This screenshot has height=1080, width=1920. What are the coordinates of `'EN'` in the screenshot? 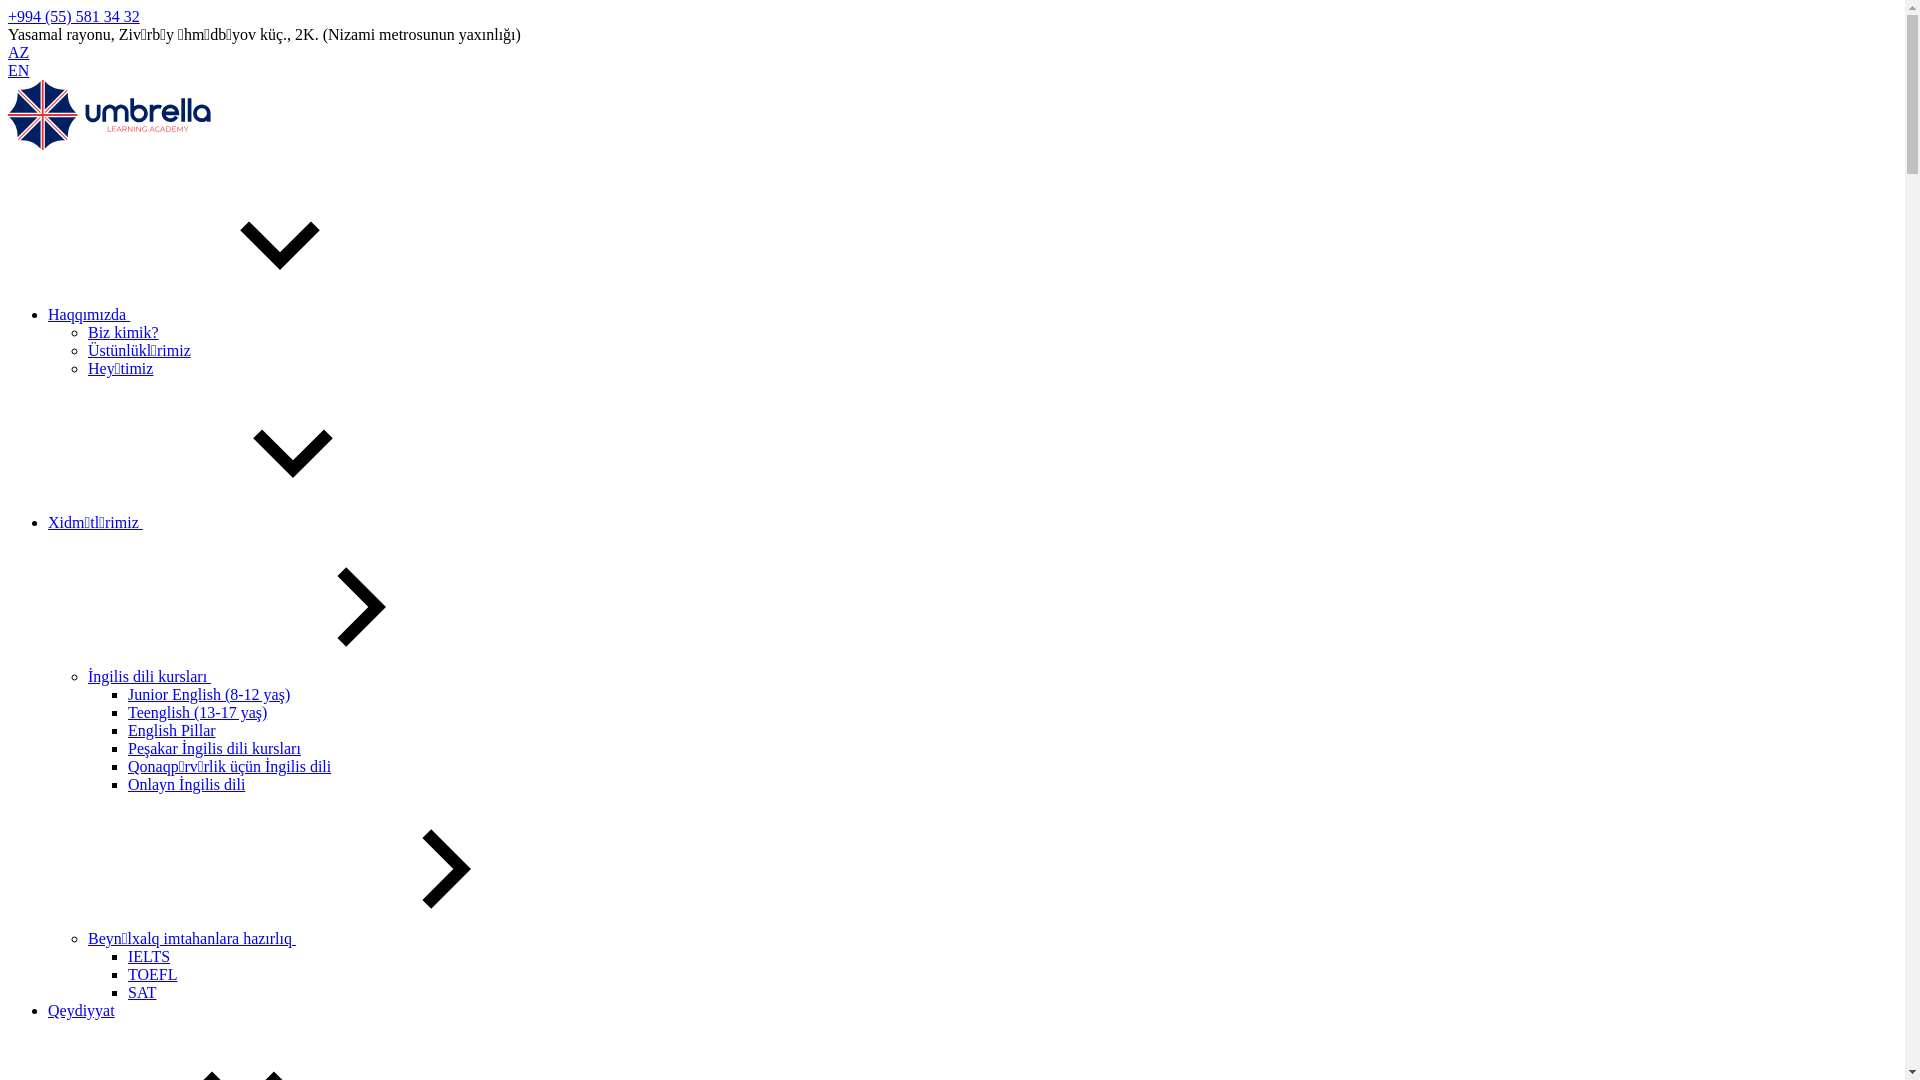 It's located at (18, 69).